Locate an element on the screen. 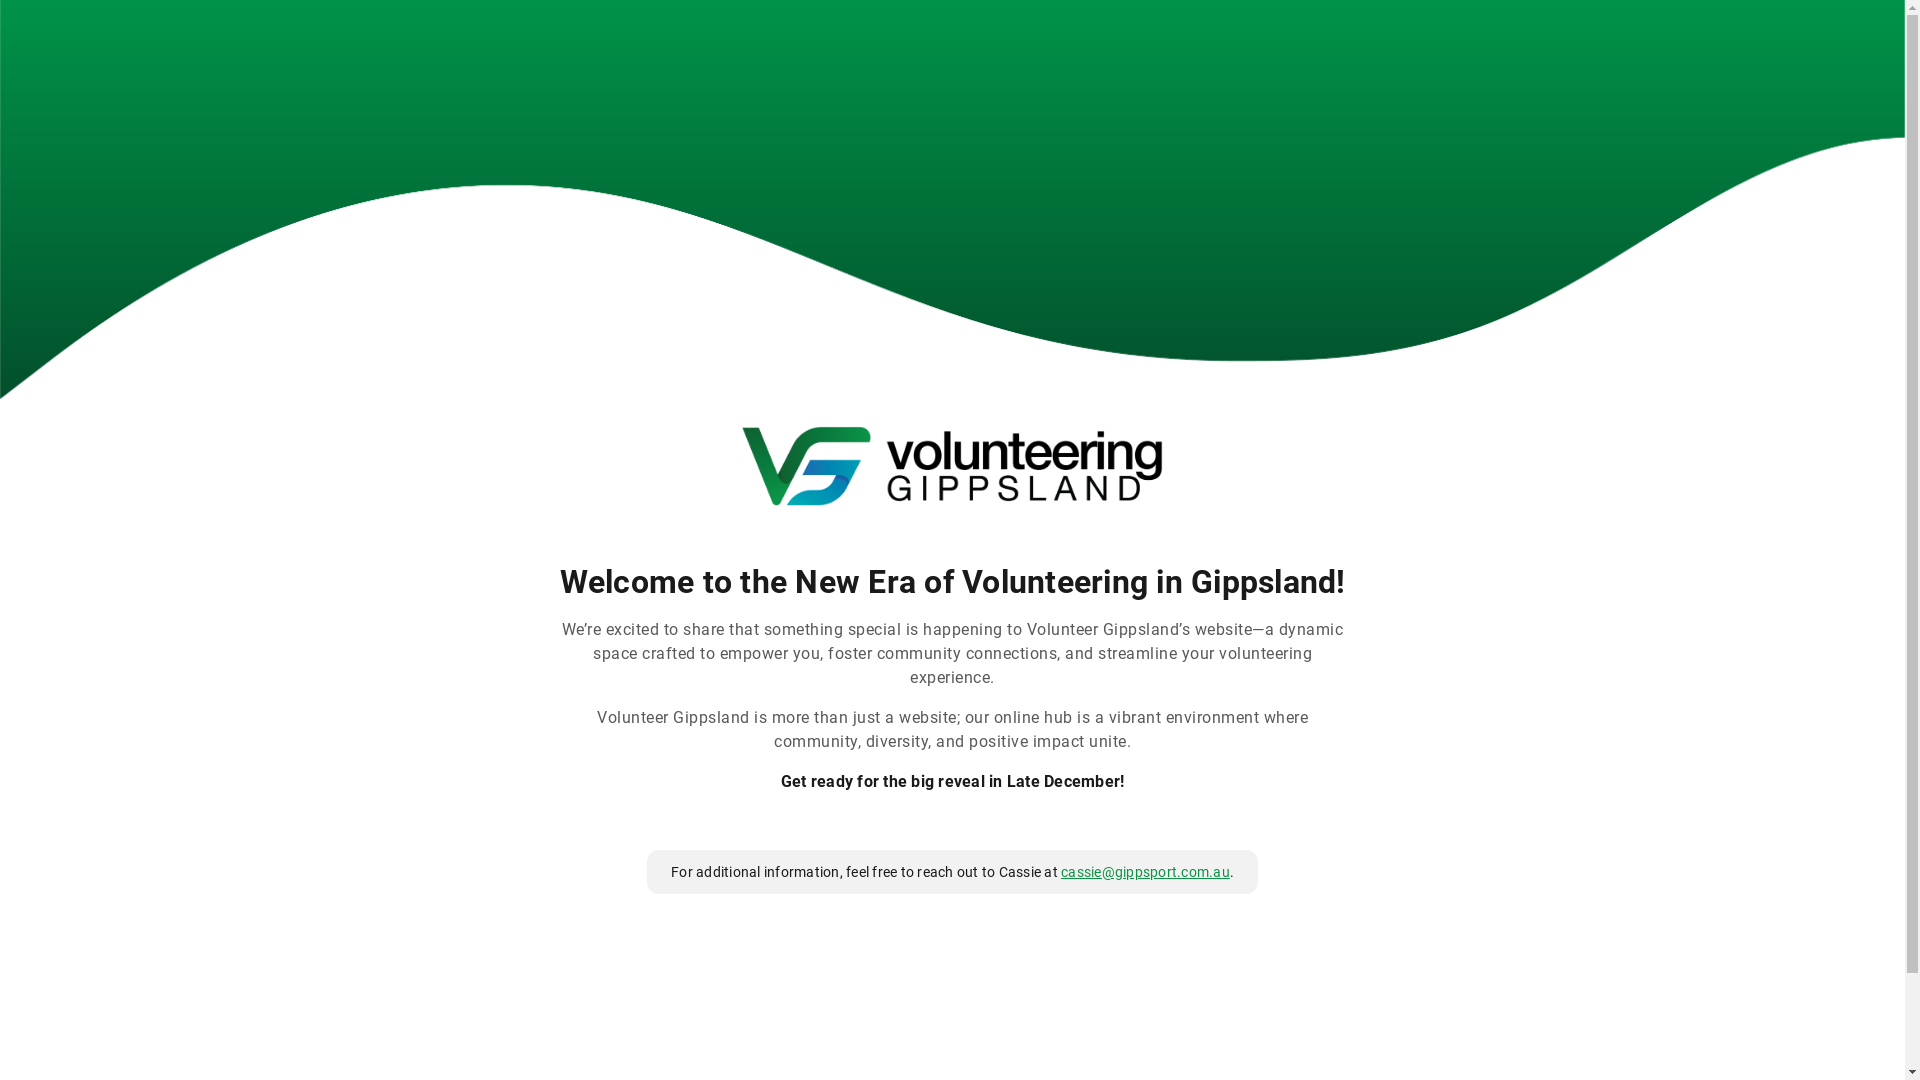 The height and width of the screenshot is (1080, 1920). 'cassie@gippsport.com.au' is located at coordinates (1145, 870).